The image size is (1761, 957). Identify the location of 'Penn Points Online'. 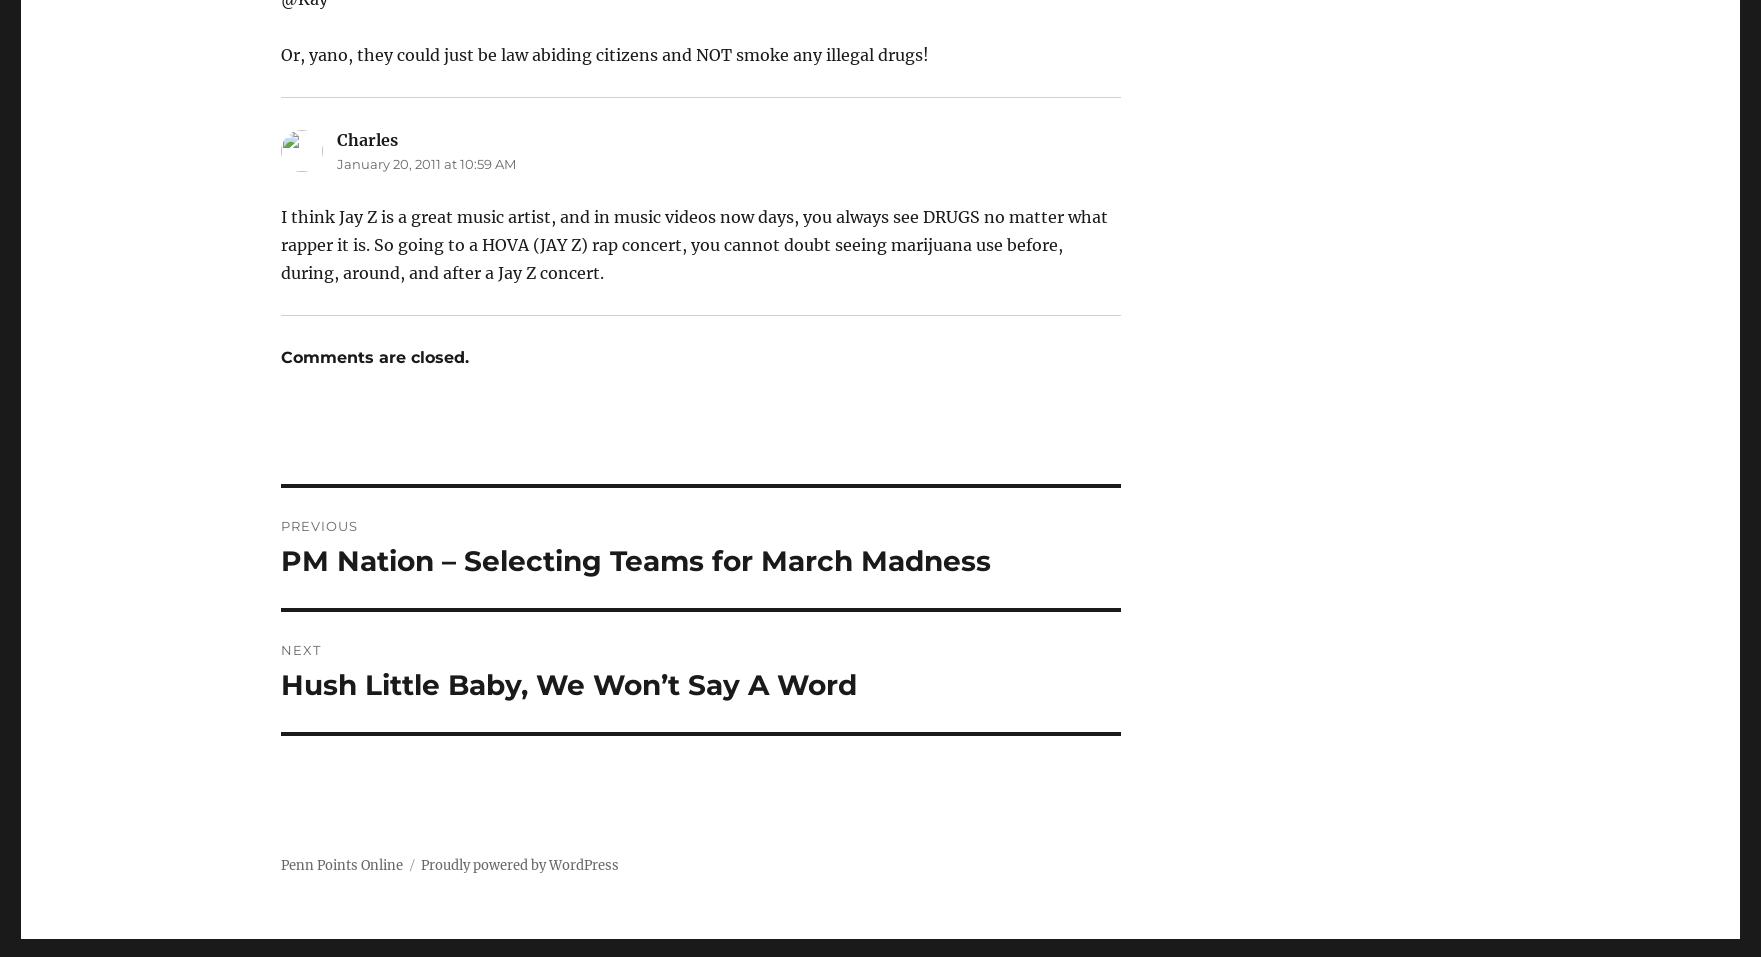
(339, 865).